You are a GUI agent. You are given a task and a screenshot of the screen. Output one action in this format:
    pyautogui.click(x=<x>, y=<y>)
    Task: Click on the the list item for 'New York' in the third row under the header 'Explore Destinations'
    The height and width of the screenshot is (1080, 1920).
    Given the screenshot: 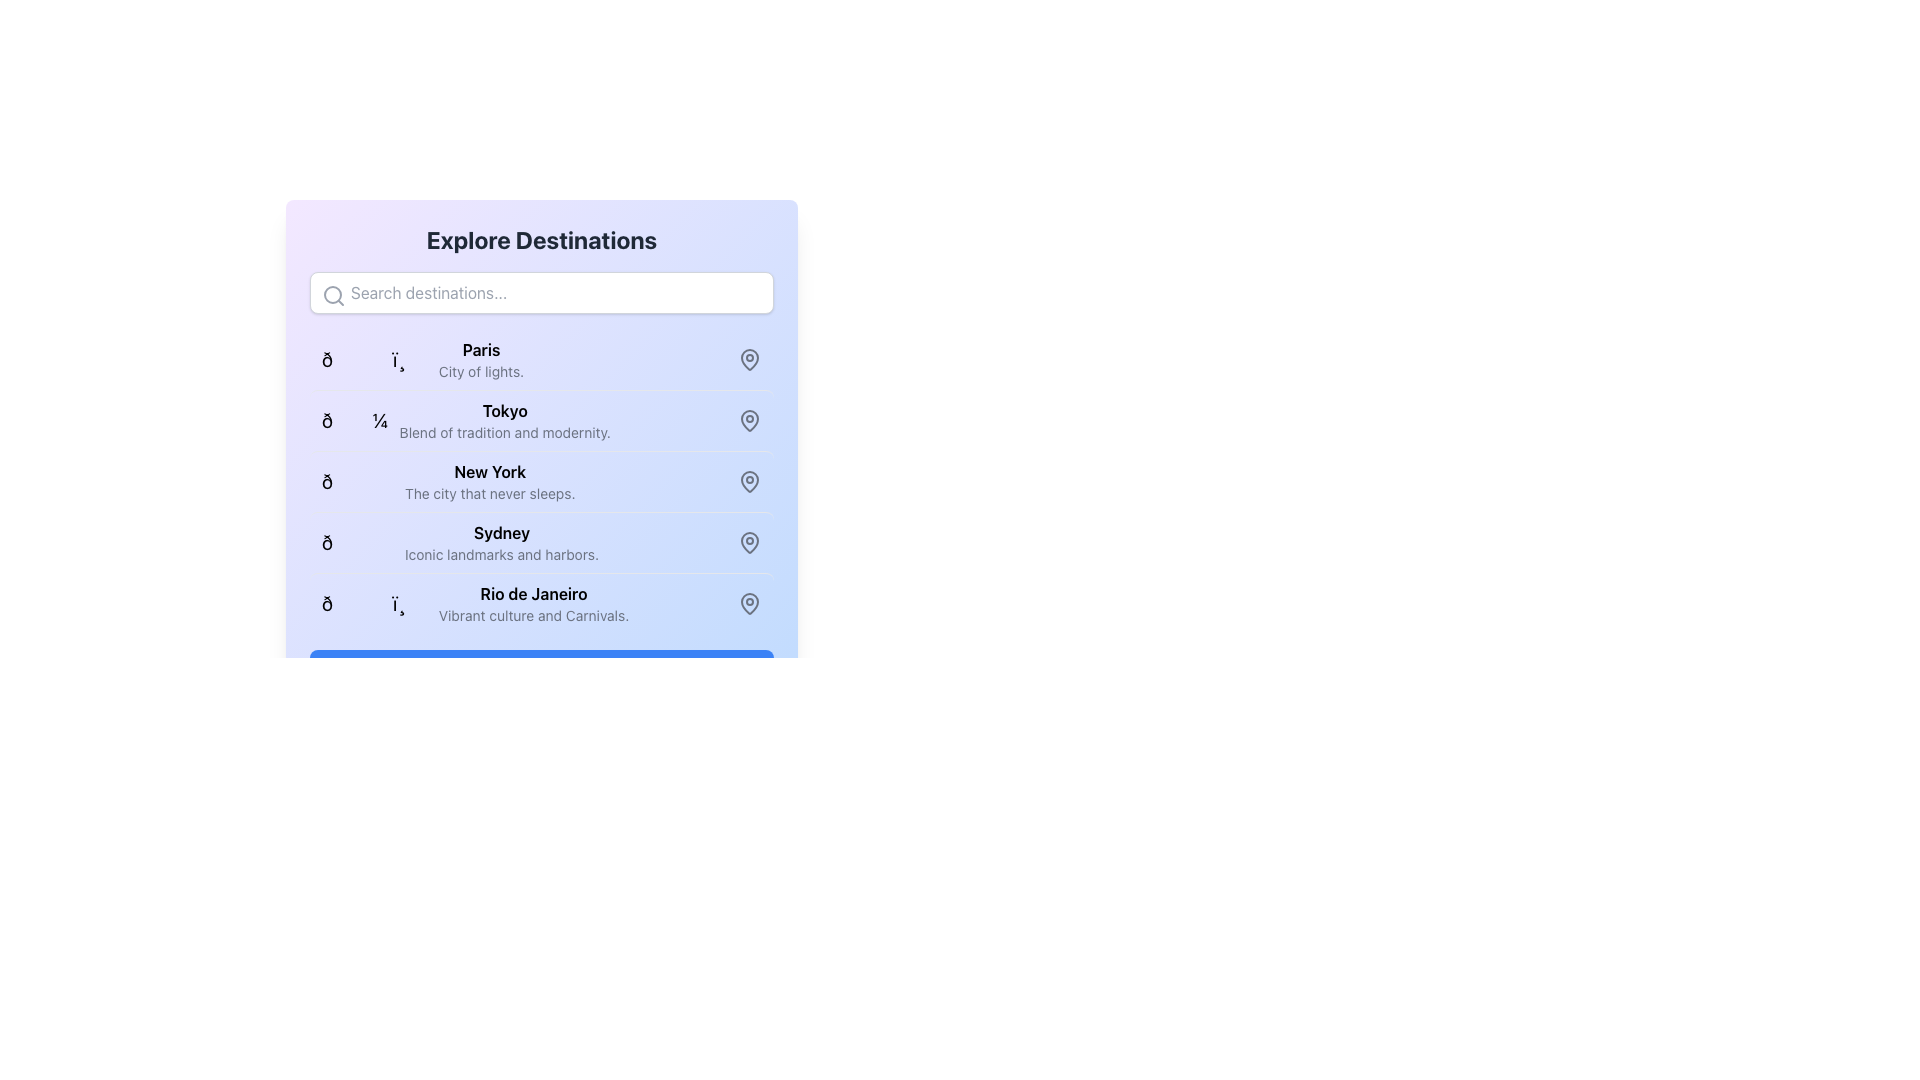 What is the action you would take?
    pyautogui.click(x=490, y=482)
    